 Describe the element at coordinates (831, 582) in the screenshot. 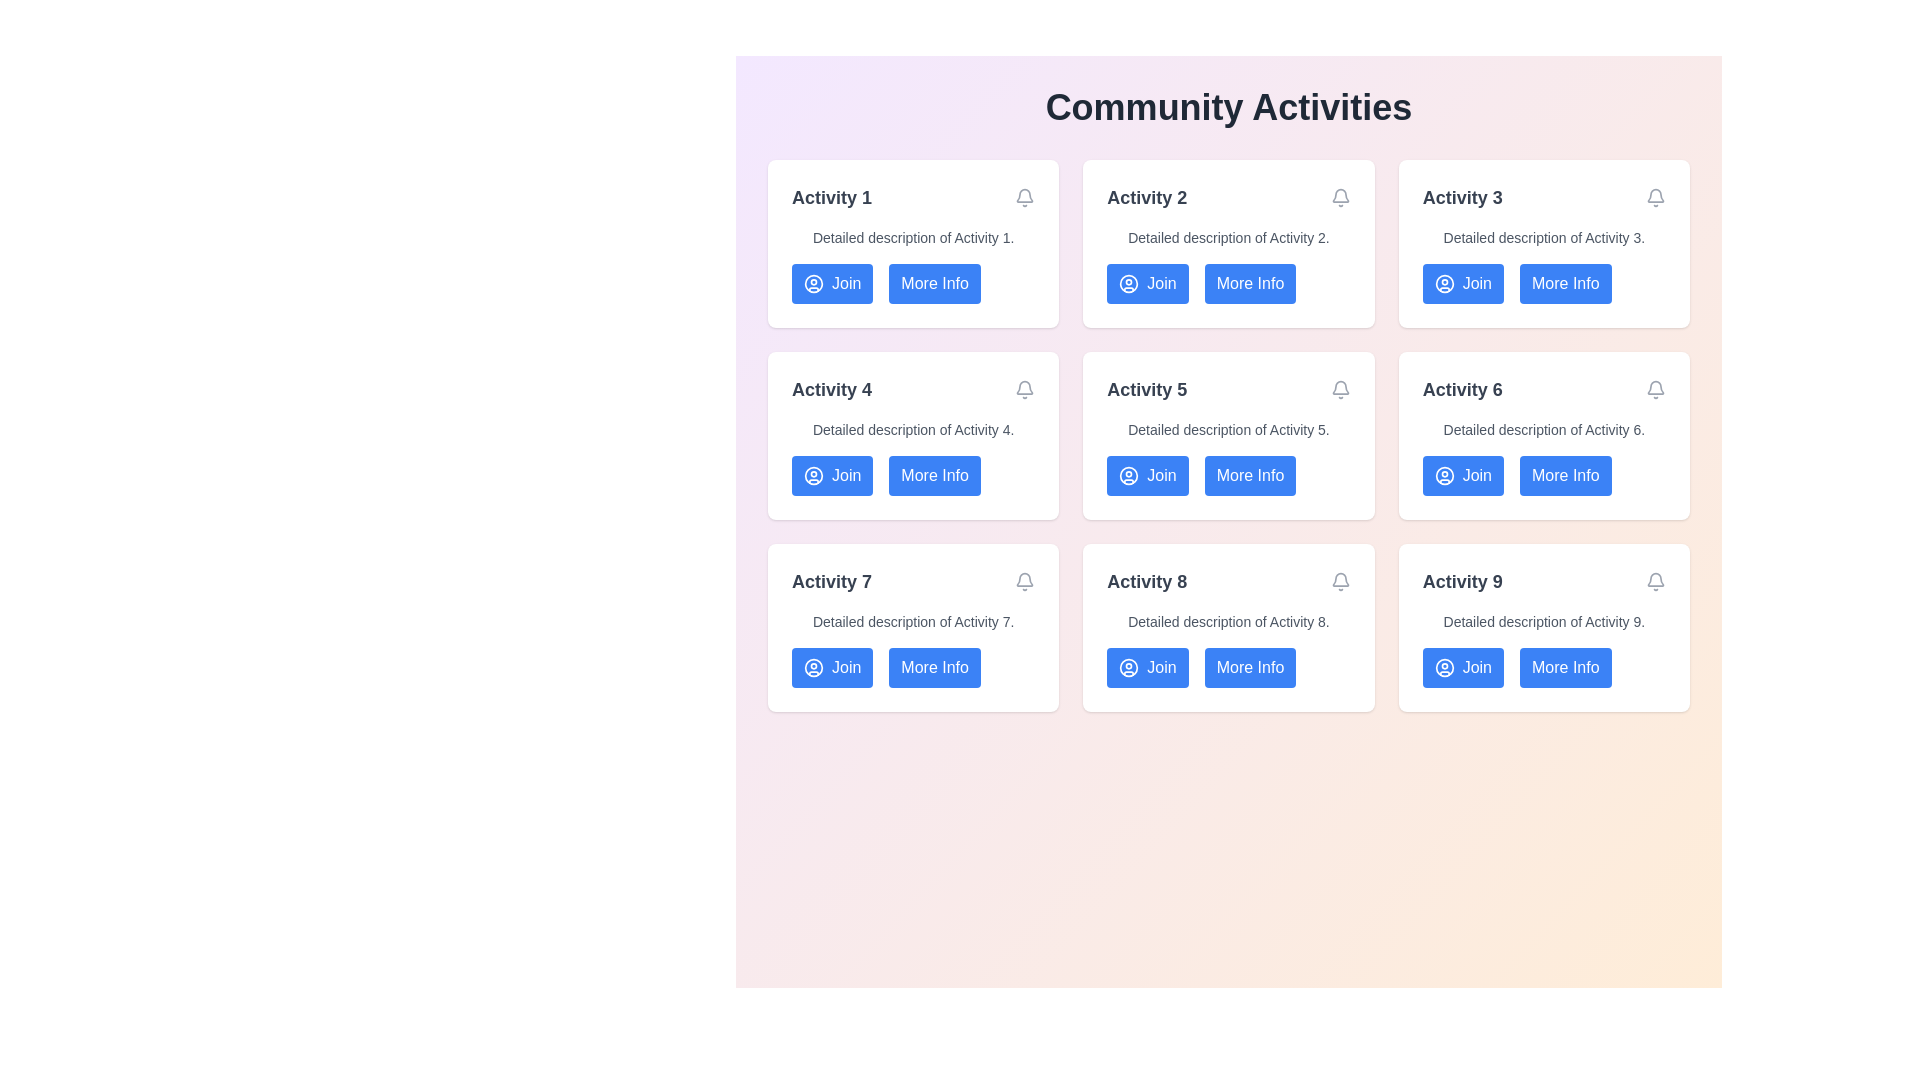

I see `the static text label displaying 'Activity 7', which is located in the bottom-left part of the grid layout and serves as a prominent title for its section` at that location.